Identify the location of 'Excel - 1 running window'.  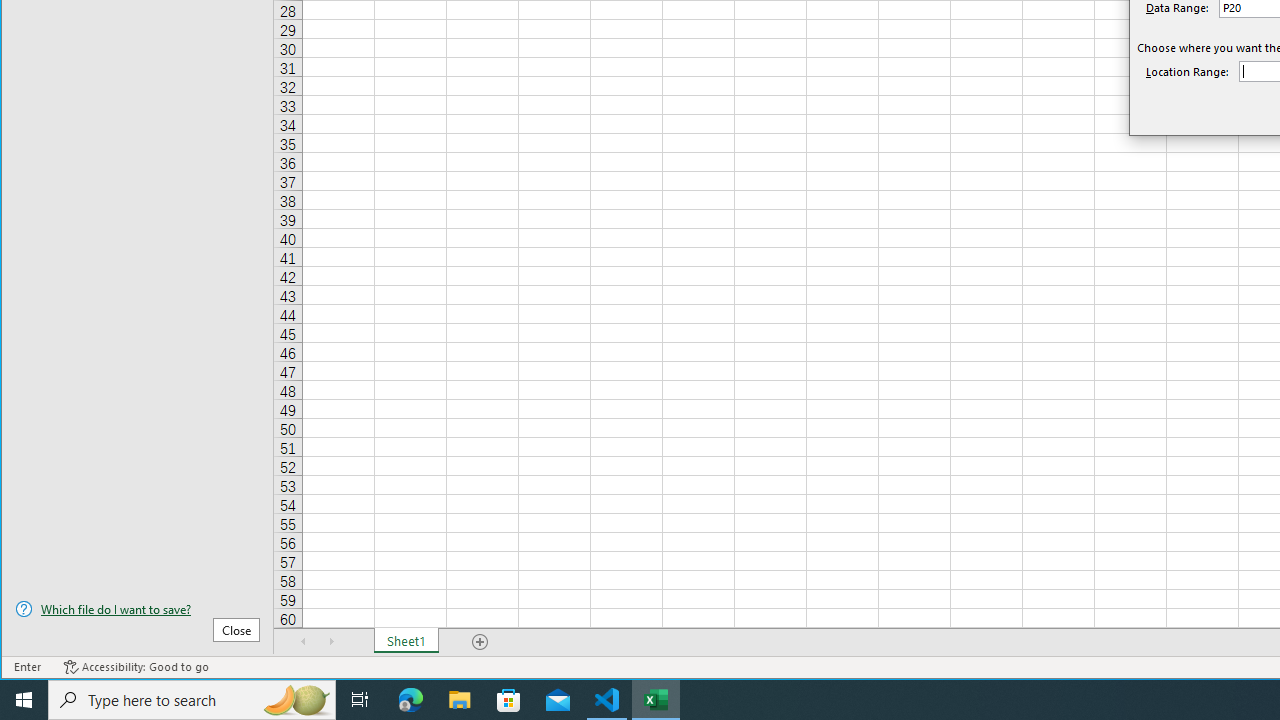
(656, 698).